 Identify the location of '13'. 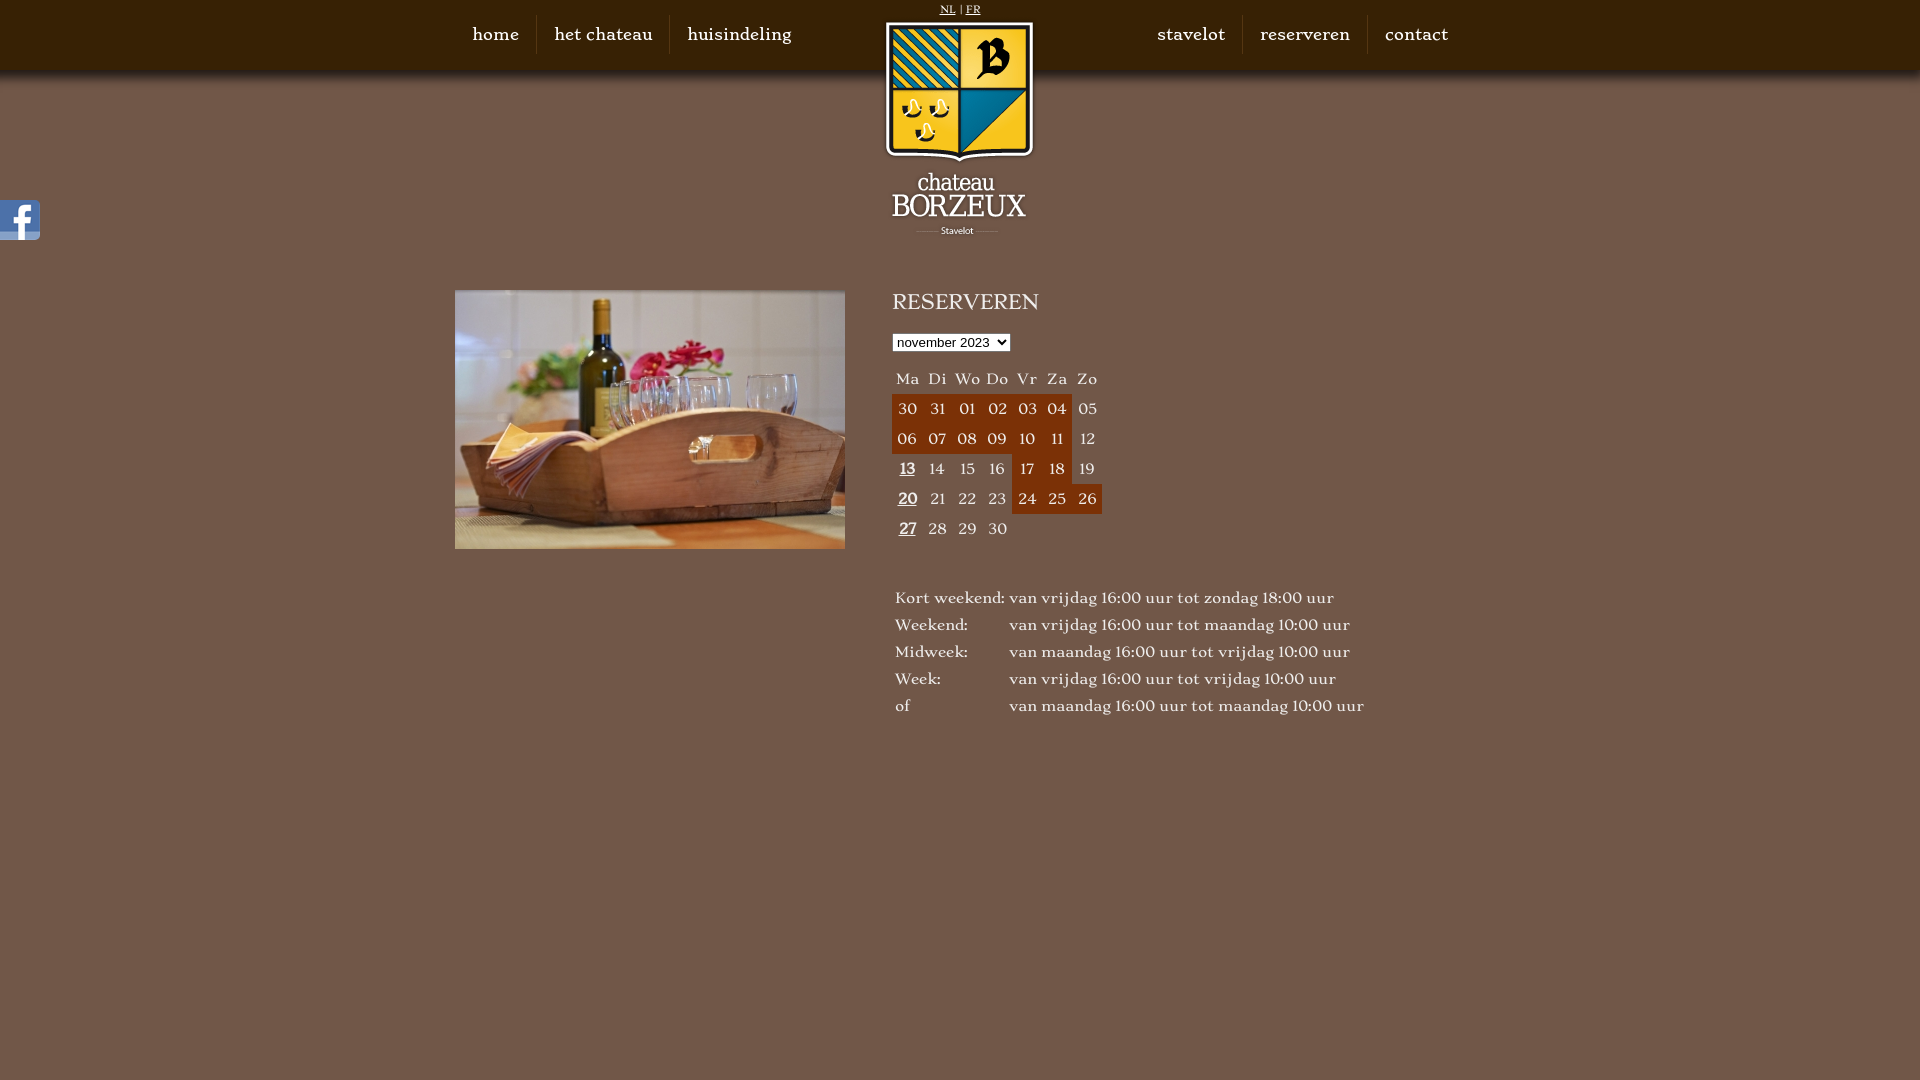
(906, 469).